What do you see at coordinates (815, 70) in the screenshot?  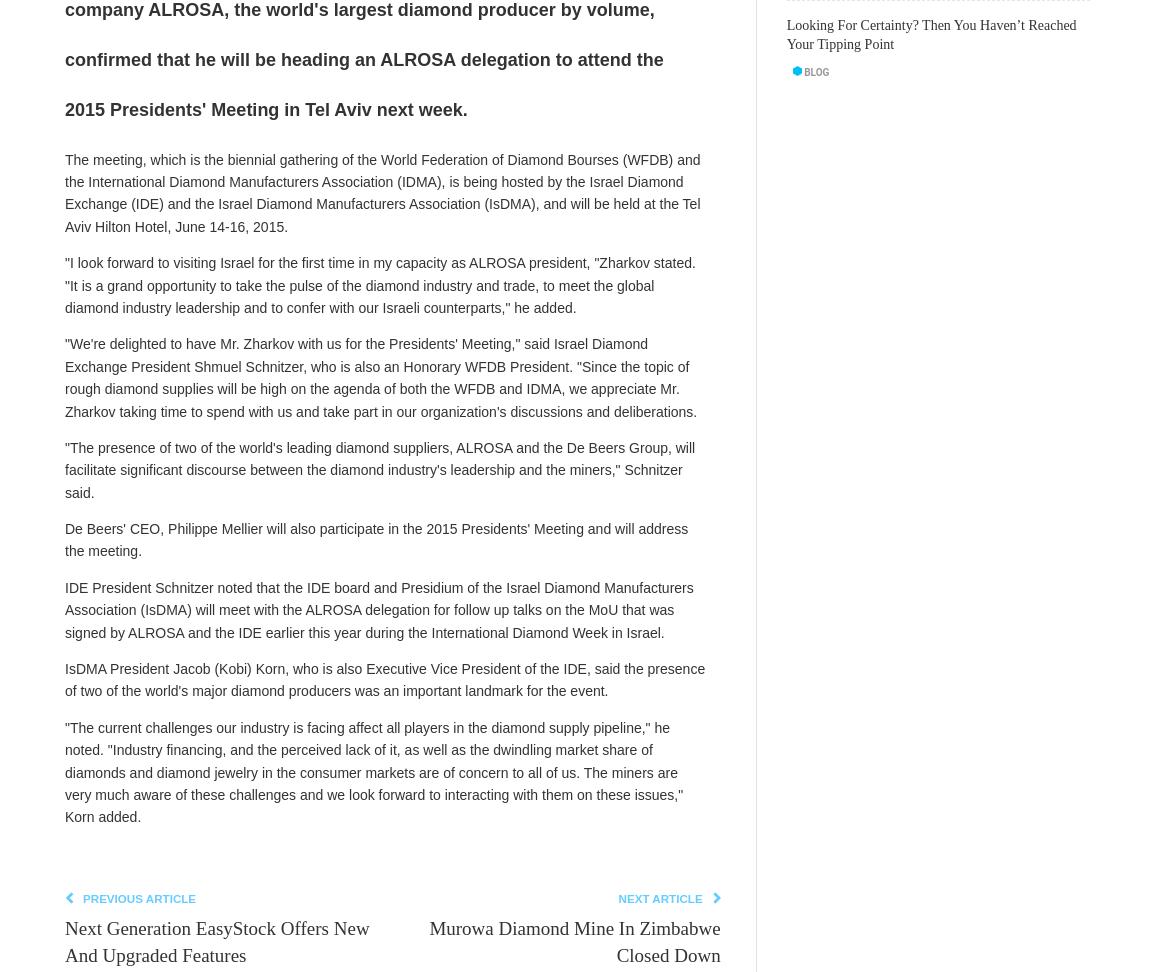 I see `'Blog'` at bounding box center [815, 70].